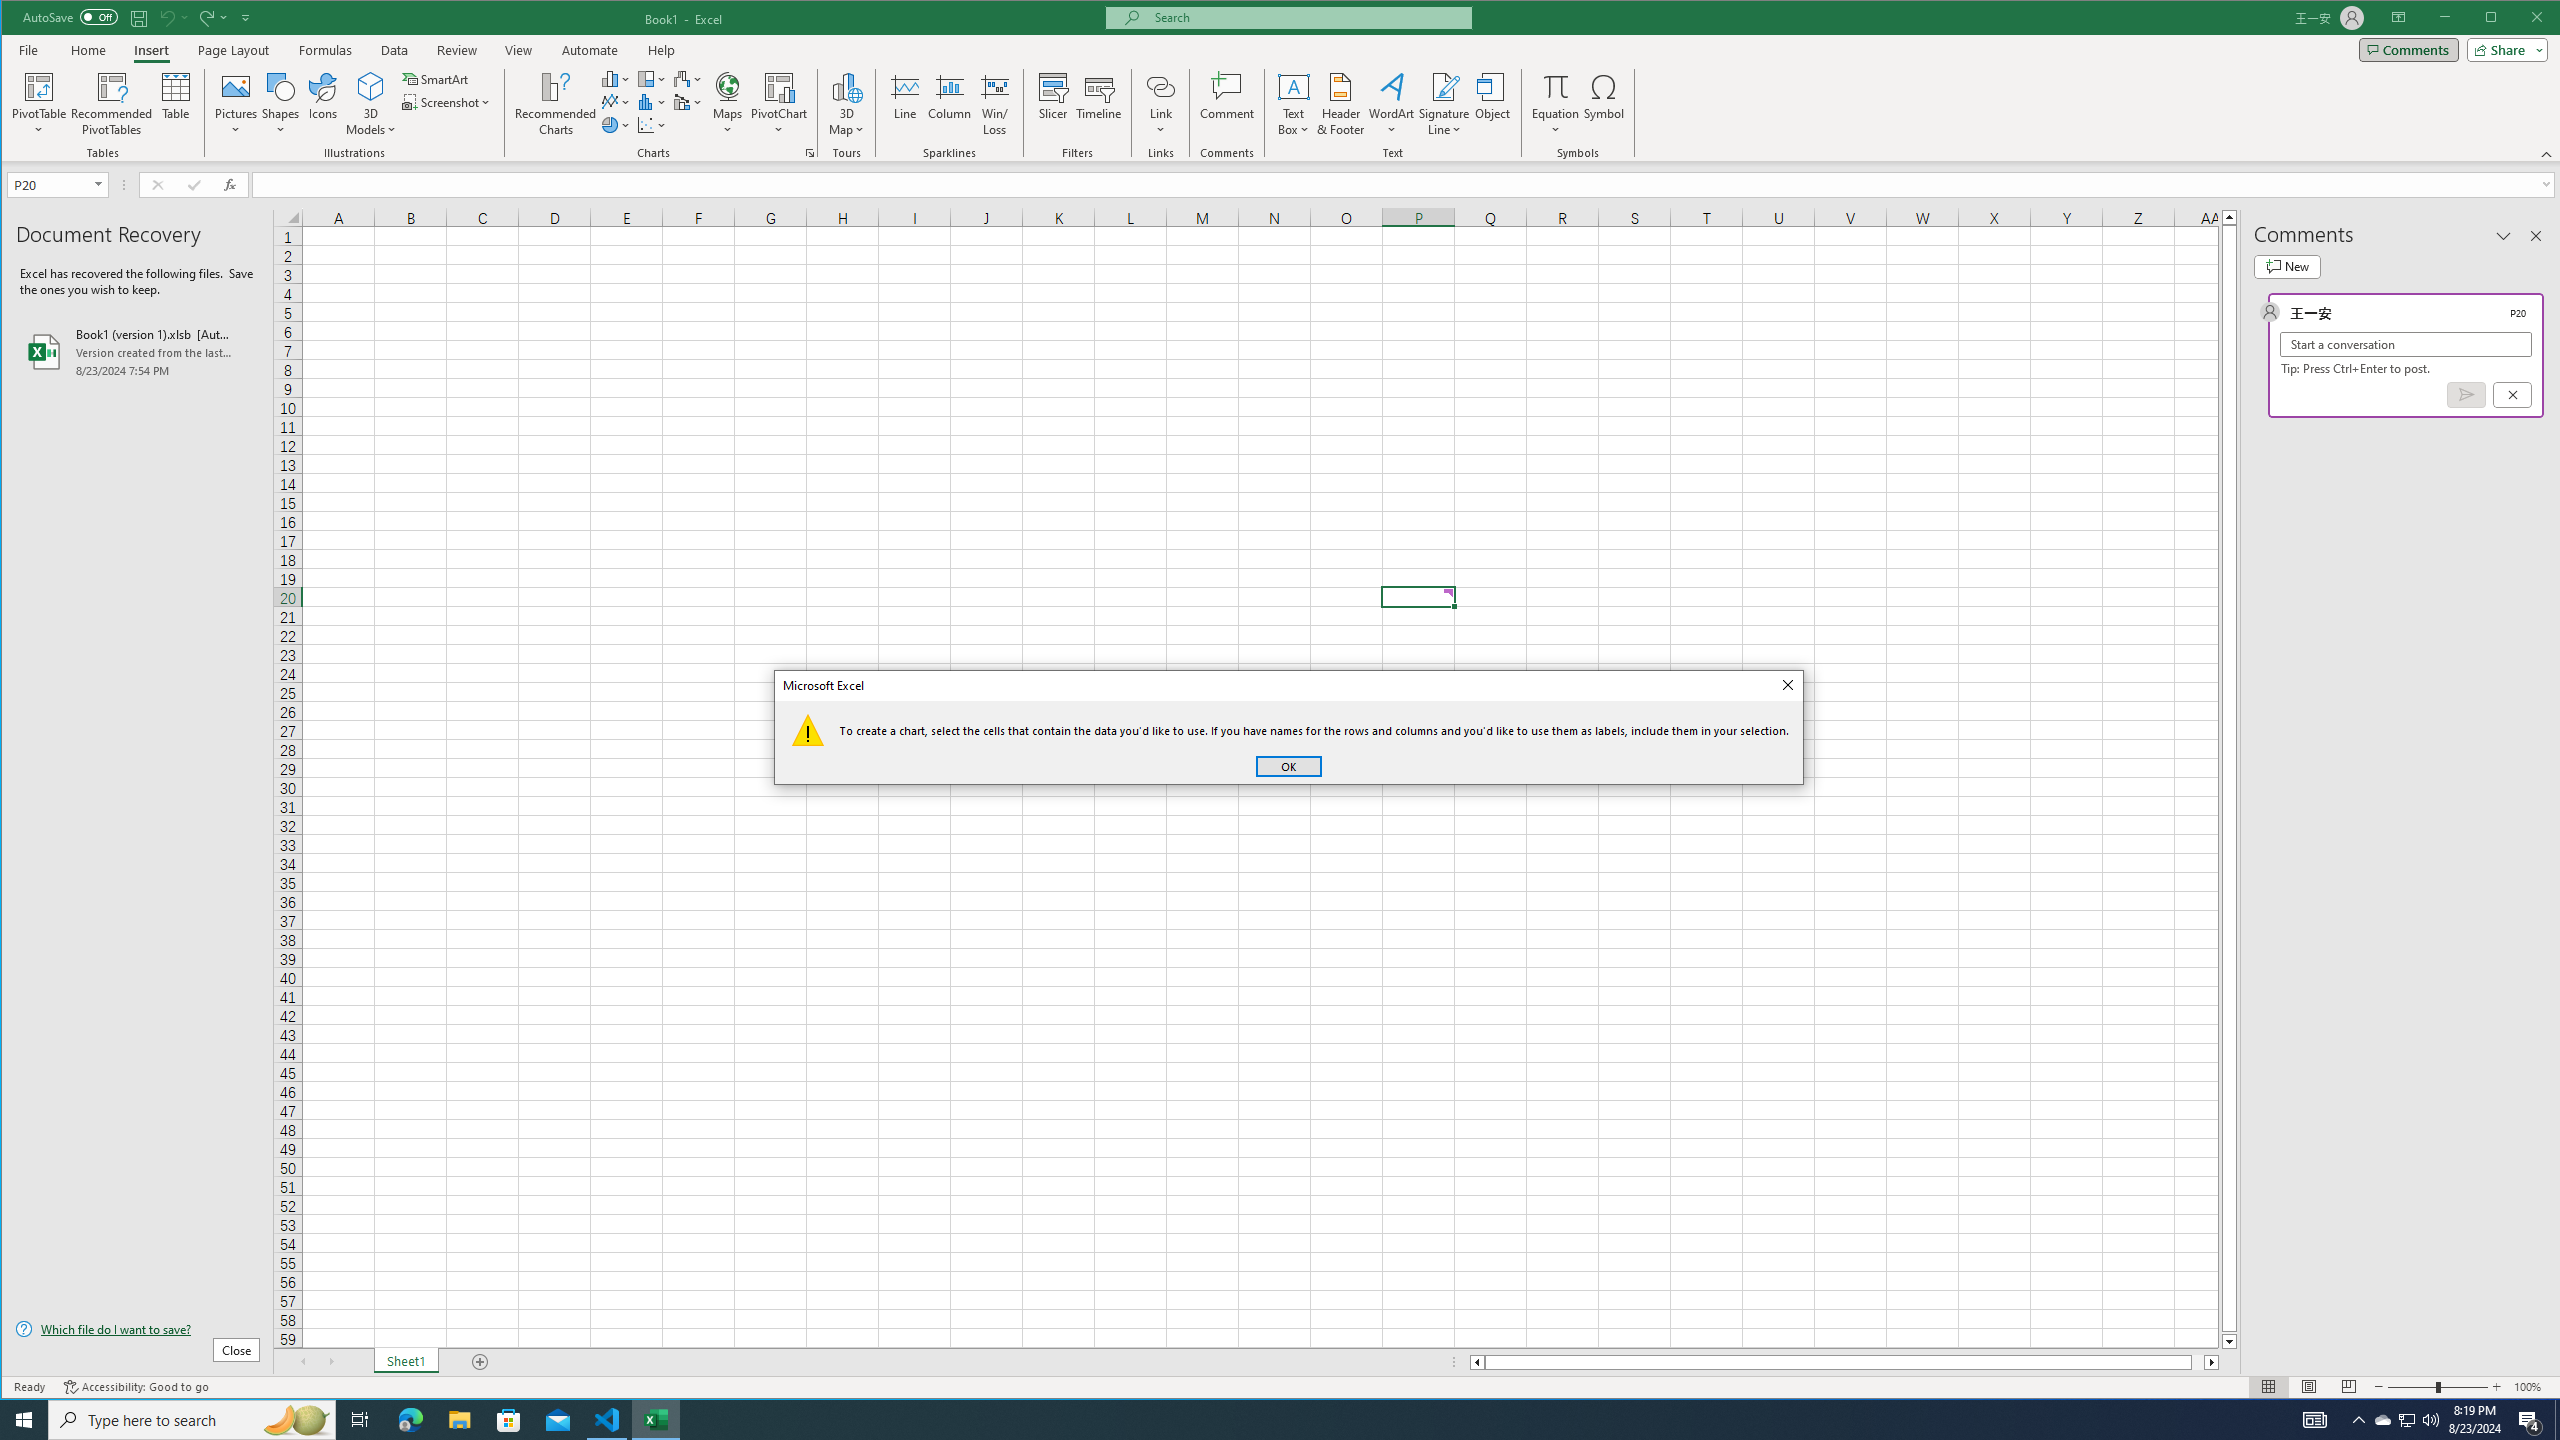  Describe the element at coordinates (1491, 103) in the screenshot. I see `'Object...'` at that location.